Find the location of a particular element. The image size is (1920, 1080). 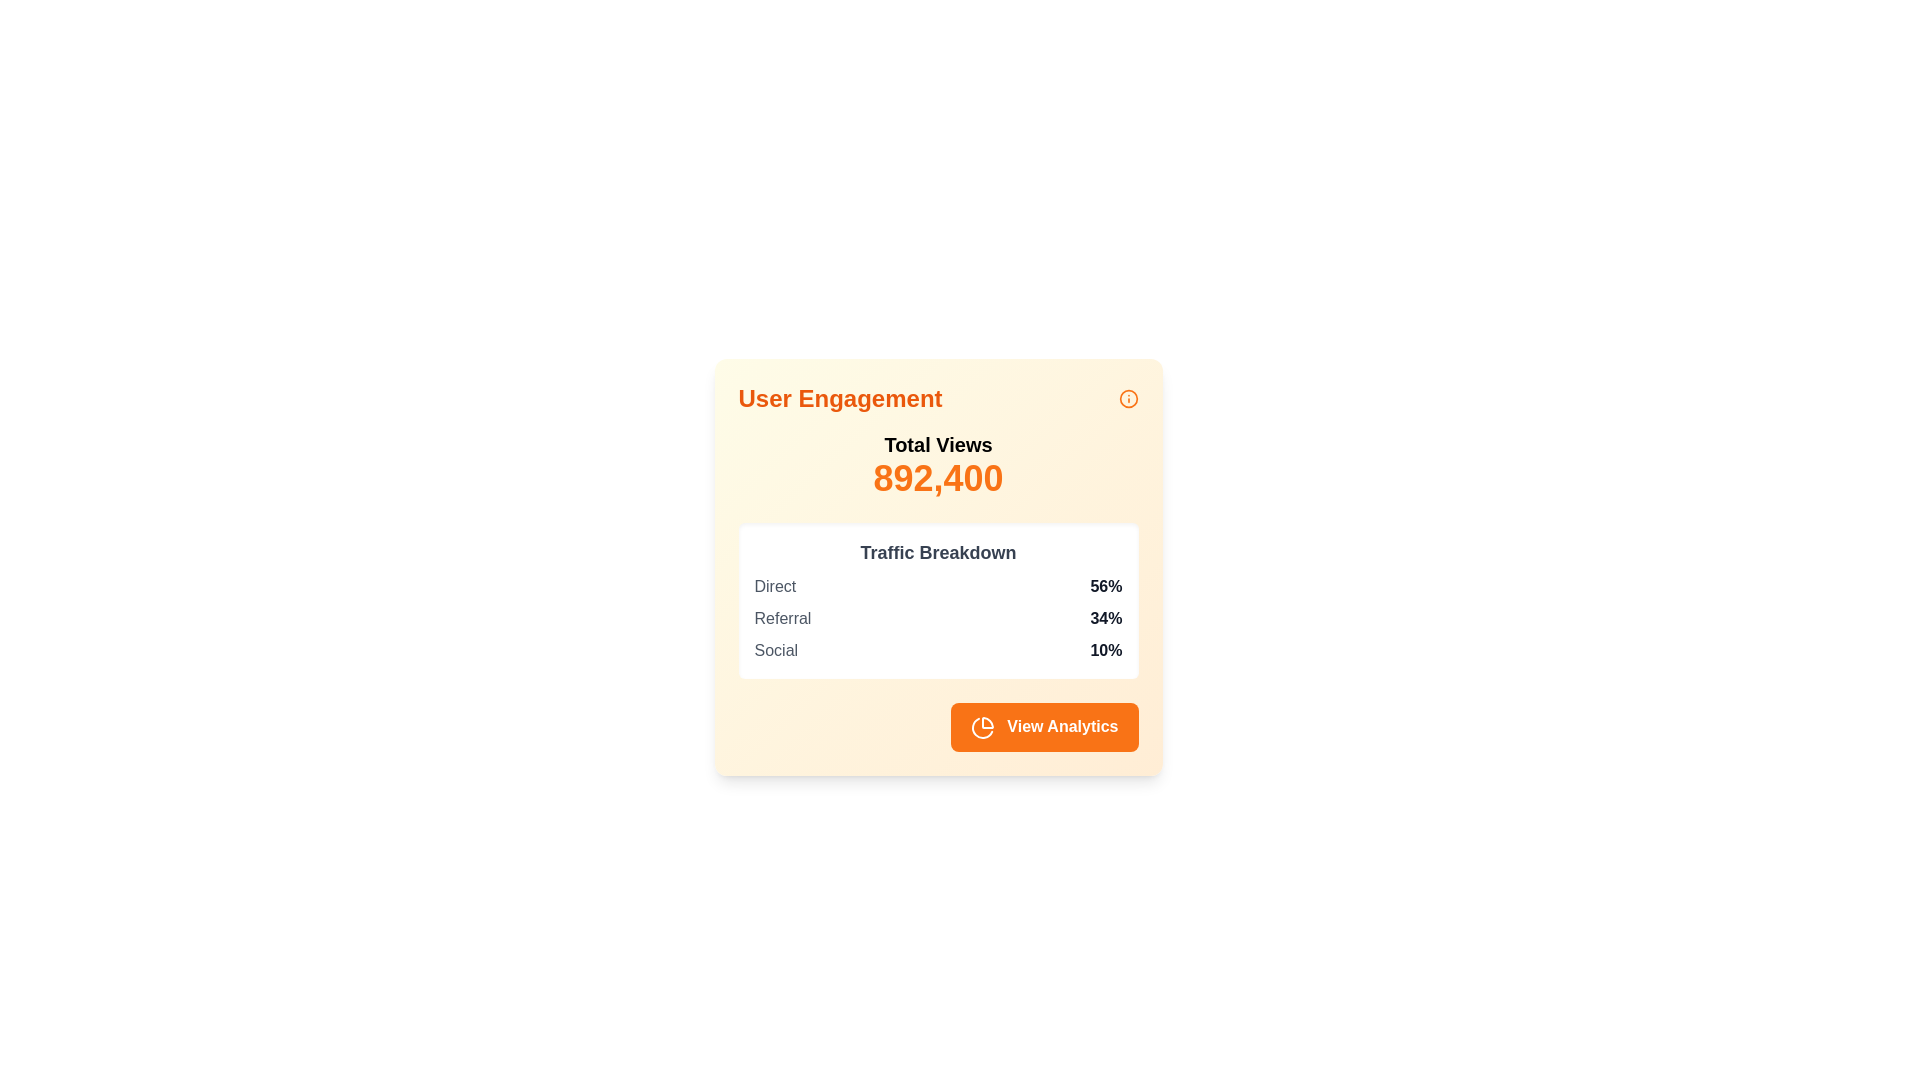

the Text label indicating the type of statistic in the 'User Engagement' card, located above the orange numerical figure '892,400' is located at coordinates (937, 443).